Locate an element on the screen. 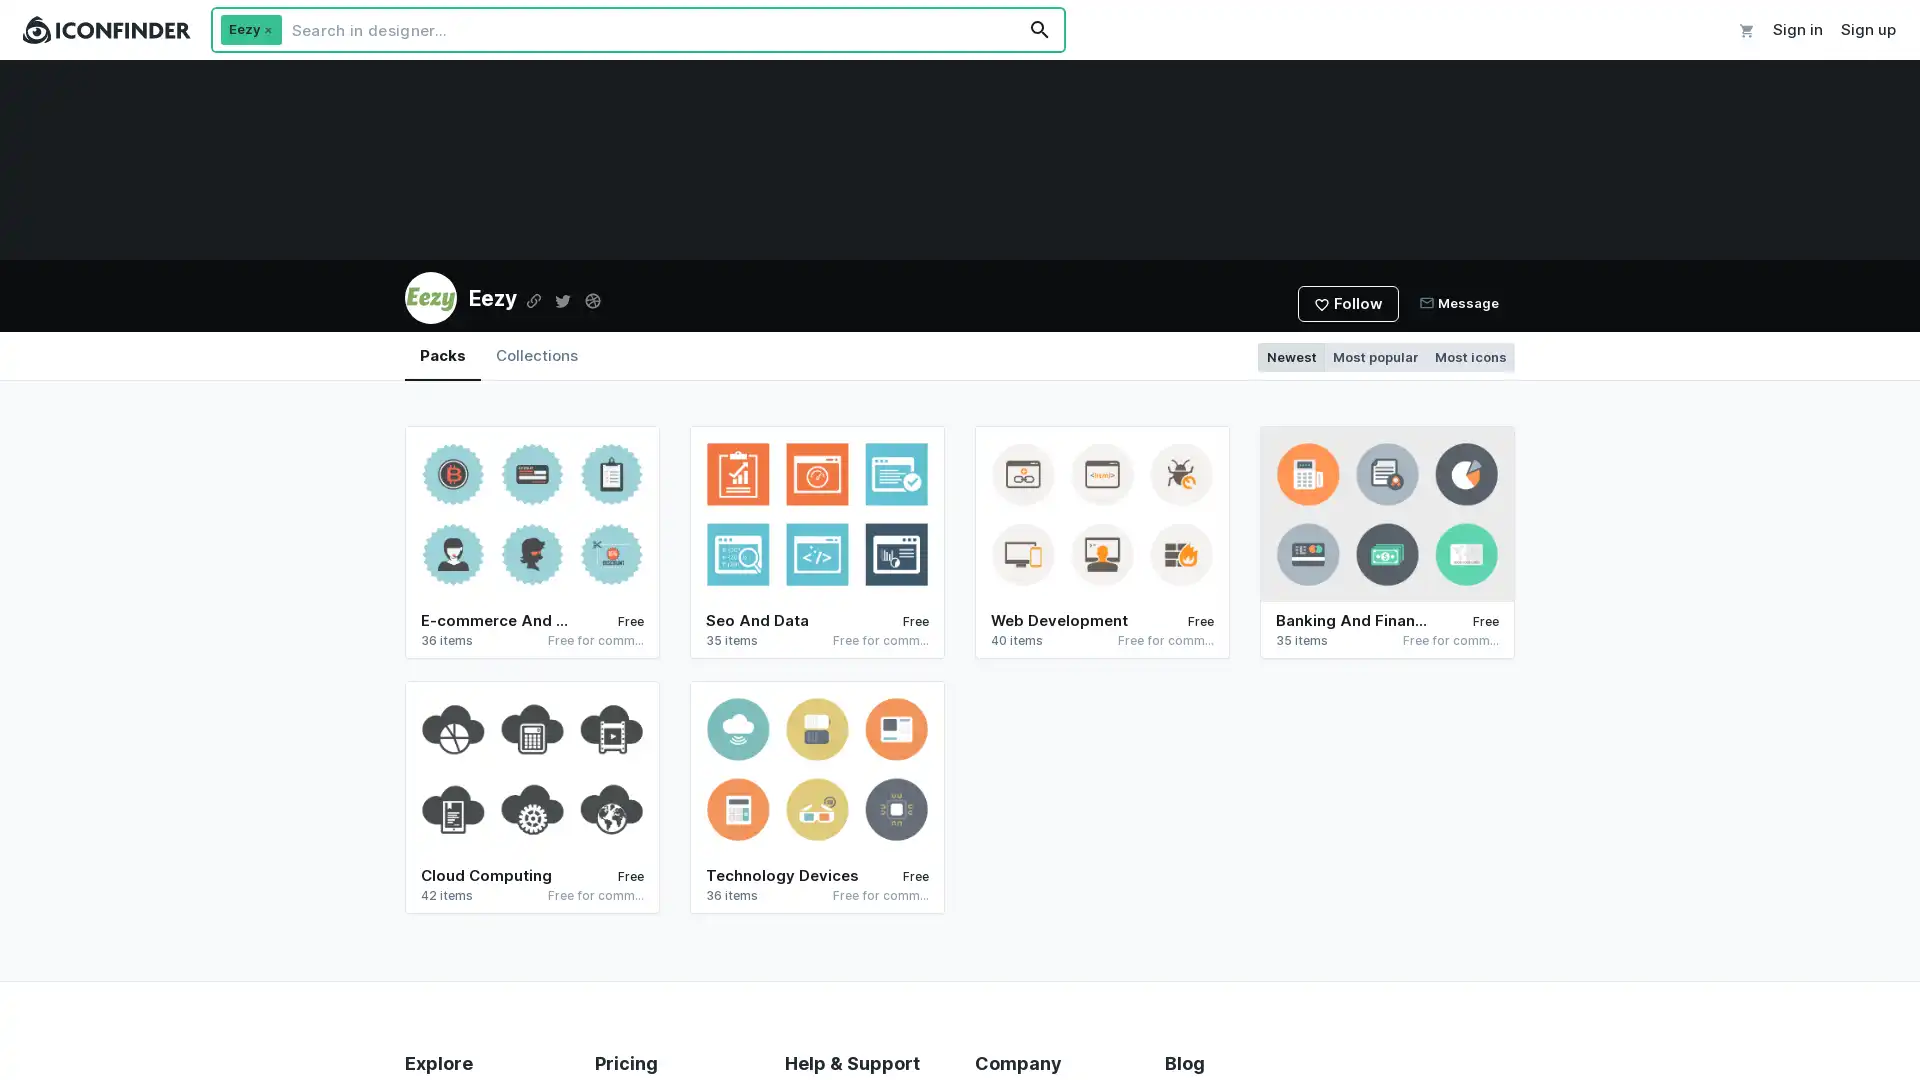 This screenshot has height=1080, width=1920. Follow is located at coordinates (1348, 304).